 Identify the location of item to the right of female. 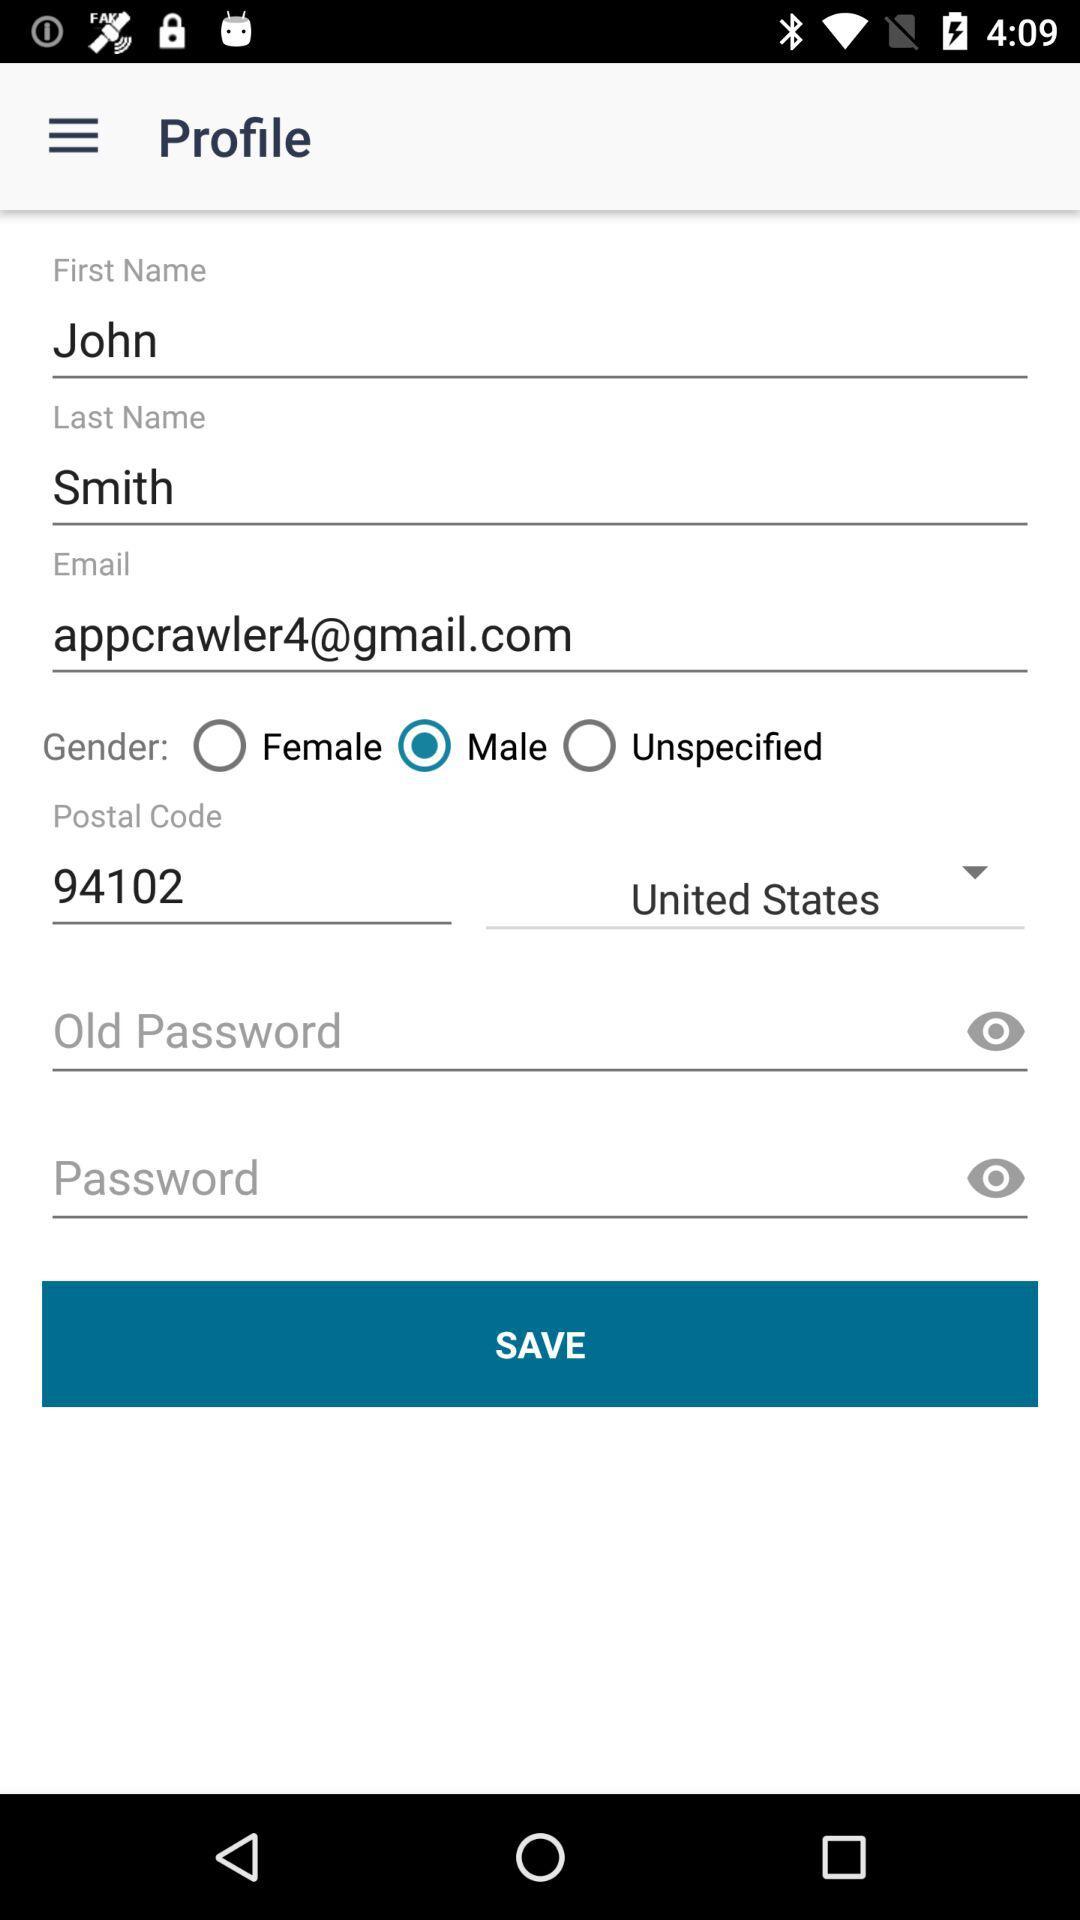
(465, 744).